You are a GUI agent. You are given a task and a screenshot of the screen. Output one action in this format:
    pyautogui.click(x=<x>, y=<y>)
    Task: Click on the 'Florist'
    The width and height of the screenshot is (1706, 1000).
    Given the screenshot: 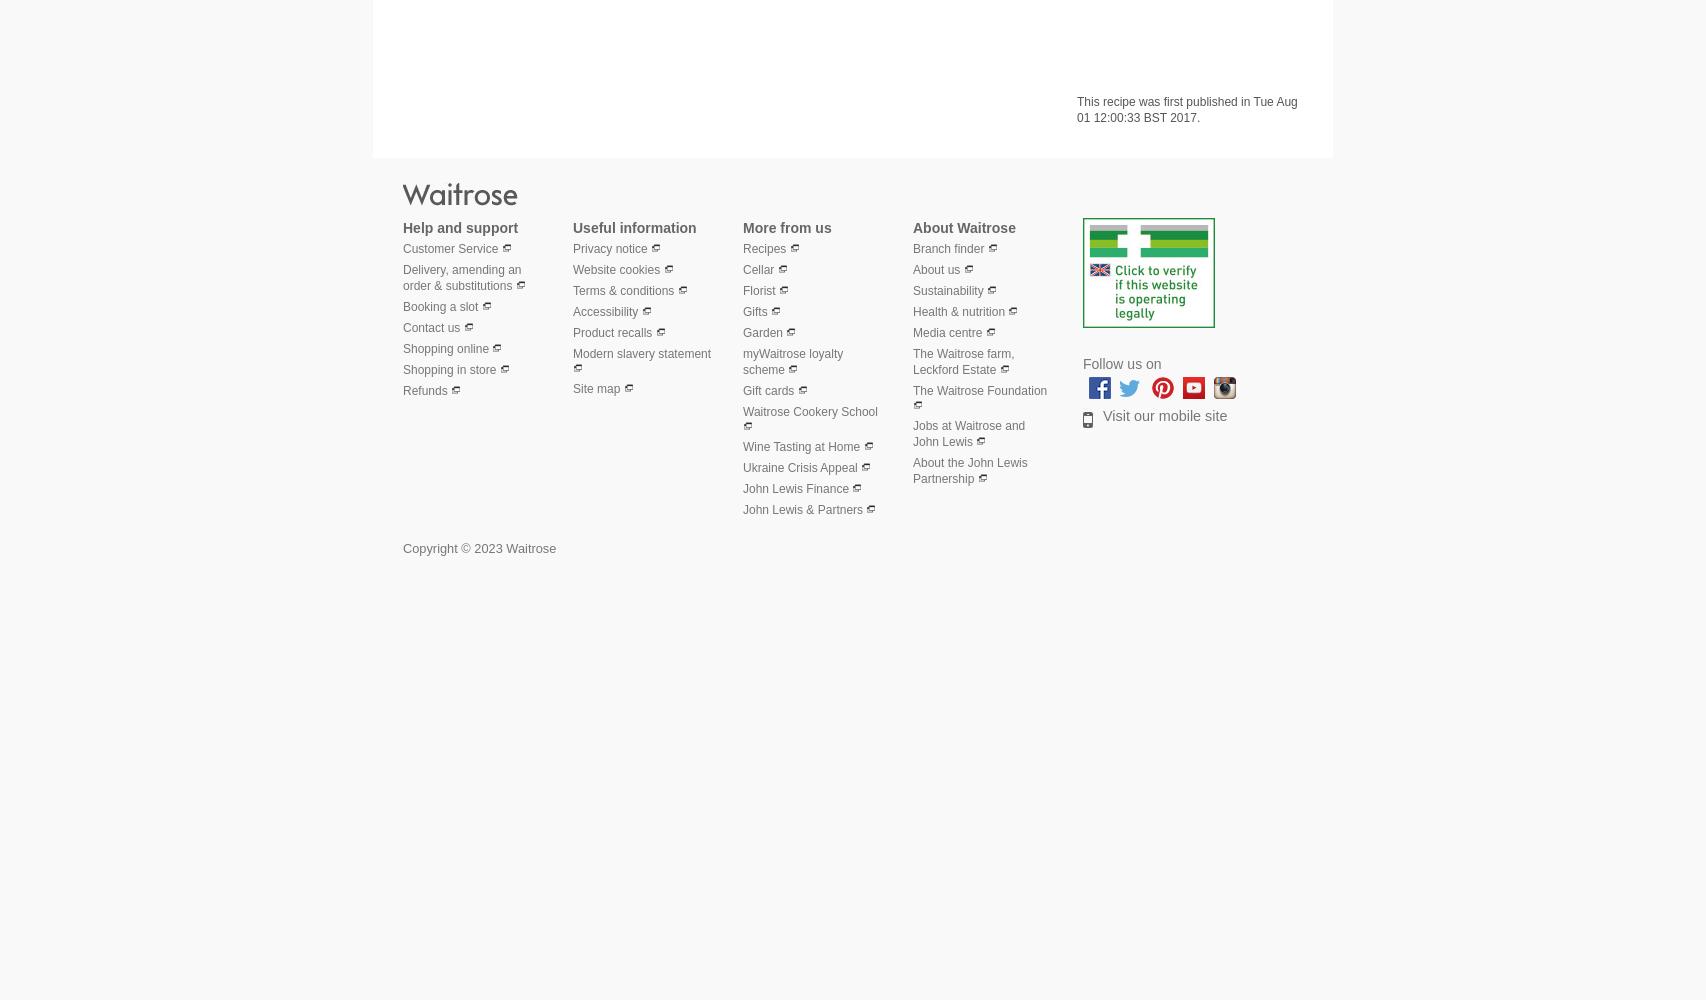 What is the action you would take?
    pyautogui.click(x=741, y=290)
    